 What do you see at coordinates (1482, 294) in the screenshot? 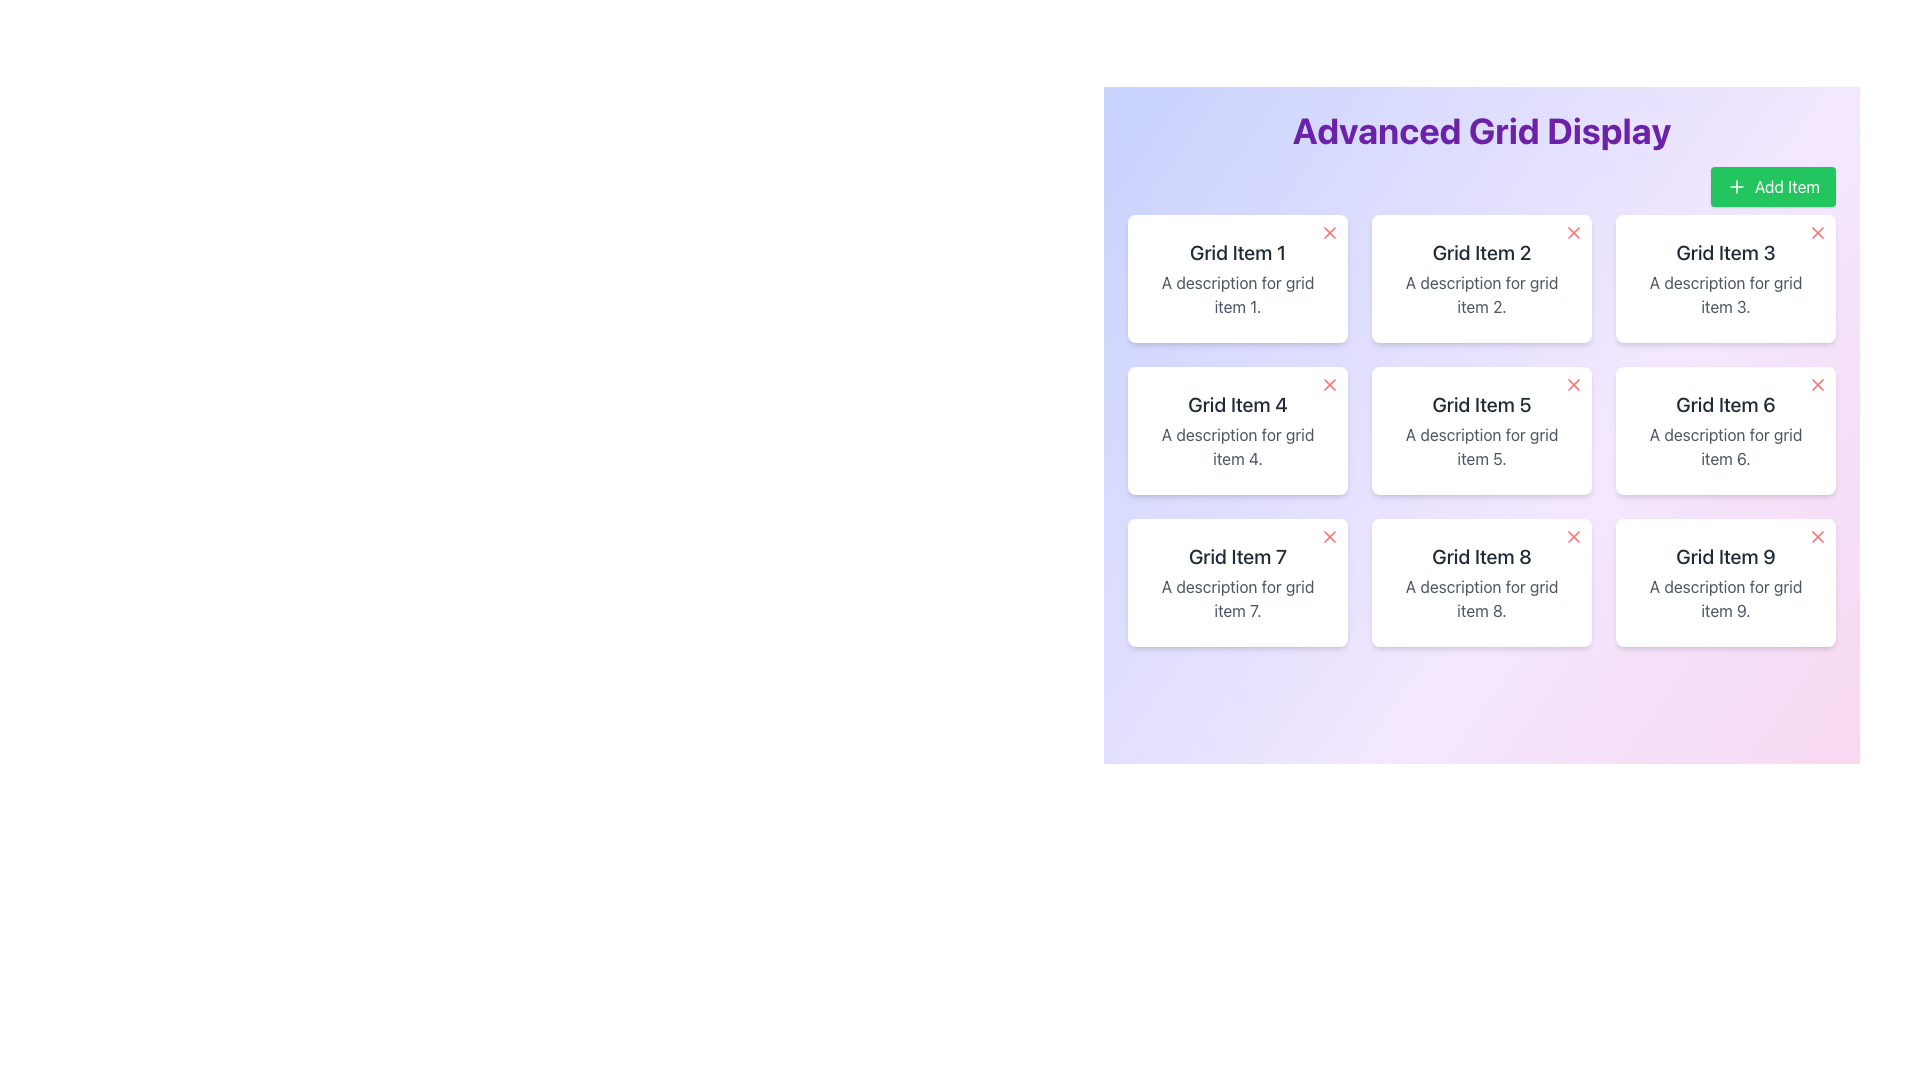
I see `text content of the text label that reads 'A description for grid item 2.', which is styled in gray and located centrally within the second grid item of the grid layout` at bounding box center [1482, 294].